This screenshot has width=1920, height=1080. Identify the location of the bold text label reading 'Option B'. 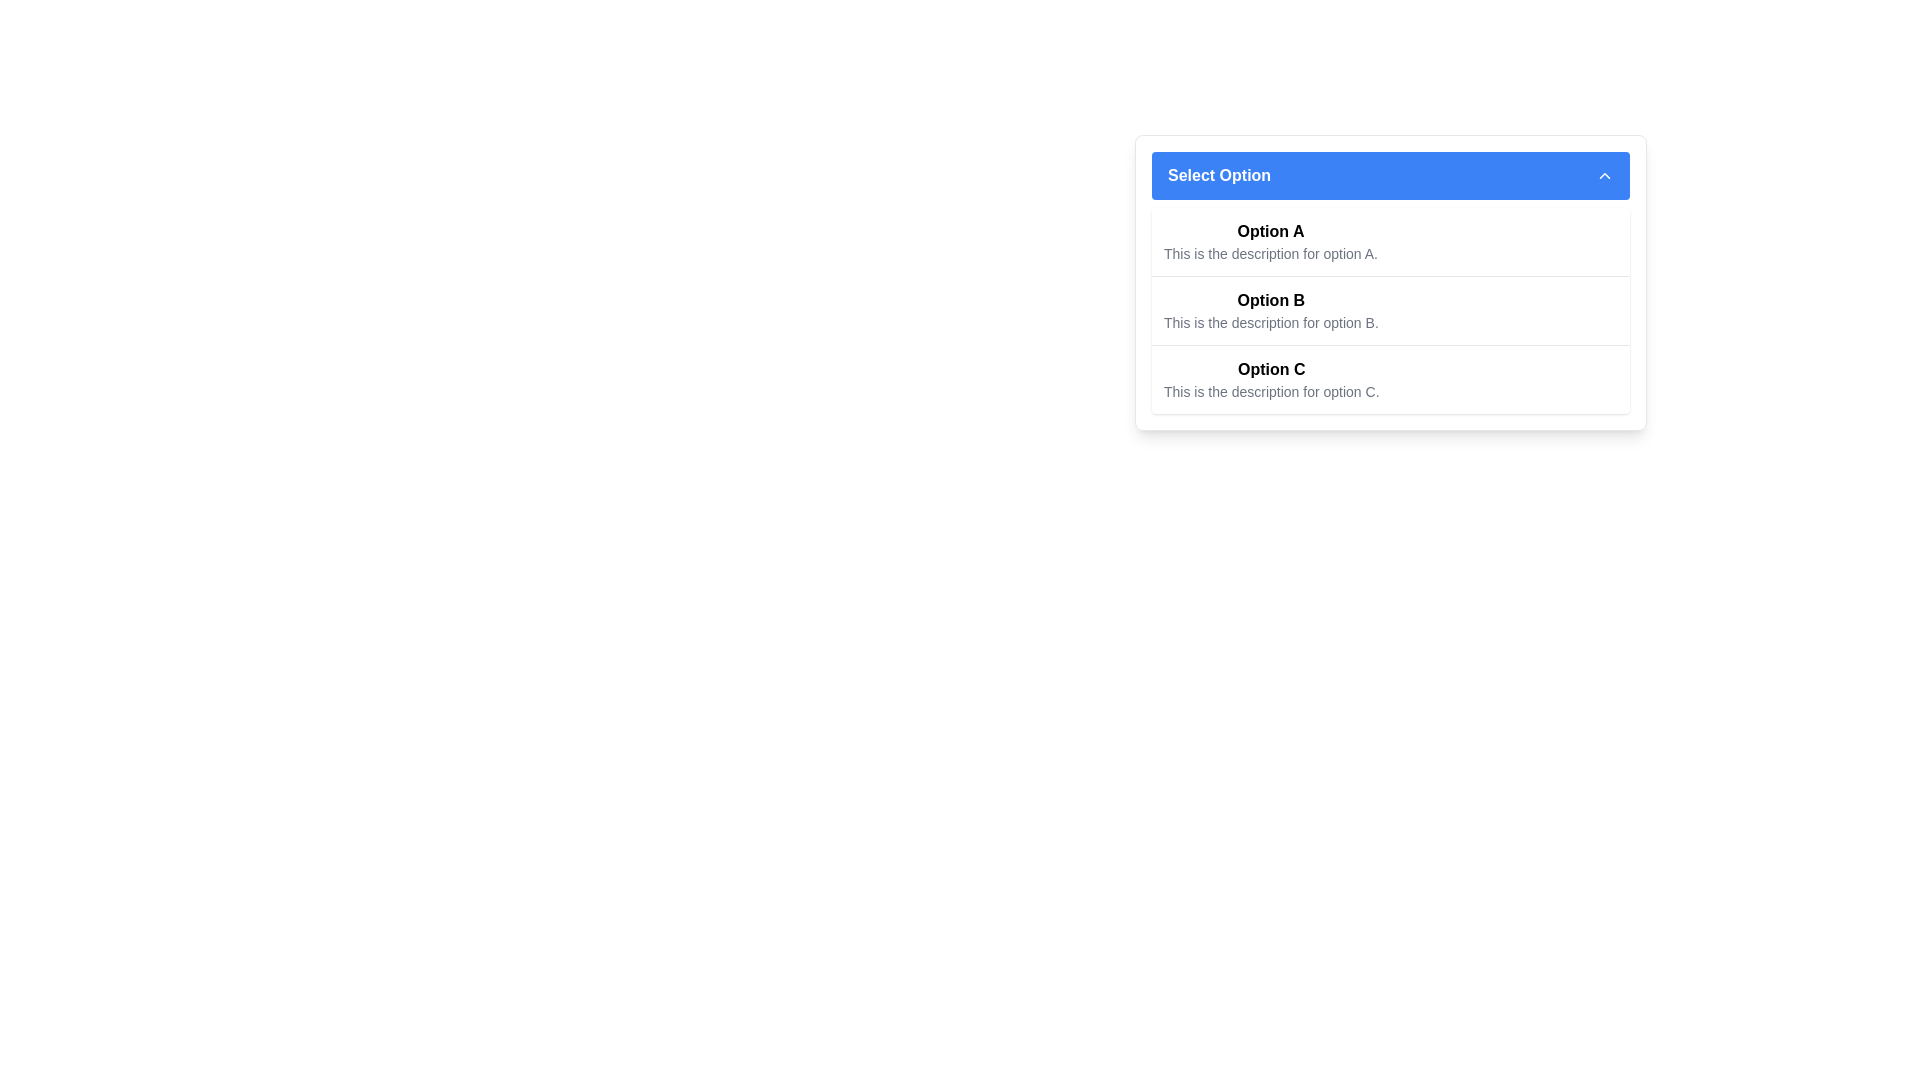
(1270, 300).